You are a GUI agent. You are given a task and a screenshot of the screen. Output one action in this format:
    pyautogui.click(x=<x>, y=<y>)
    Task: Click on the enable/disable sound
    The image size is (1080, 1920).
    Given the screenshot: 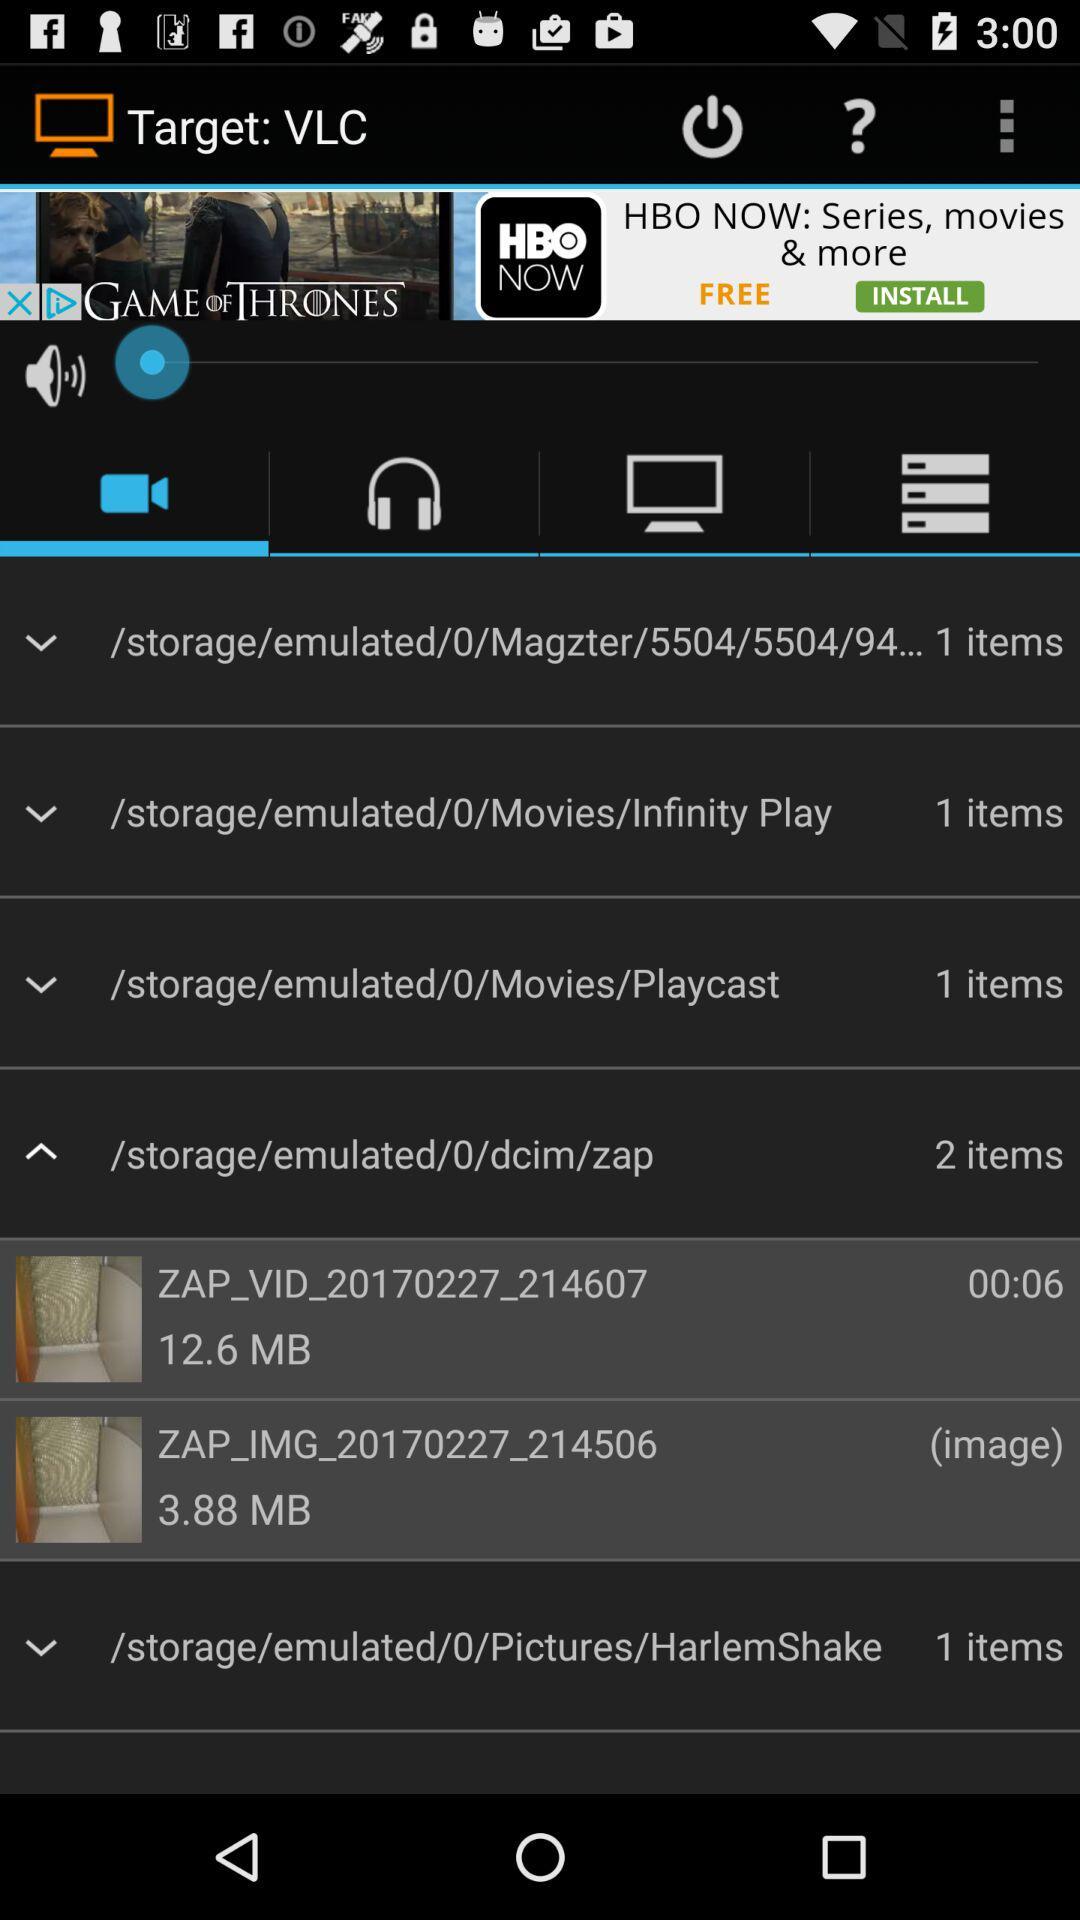 What is the action you would take?
    pyautogui.click(x=54, y=375)
    